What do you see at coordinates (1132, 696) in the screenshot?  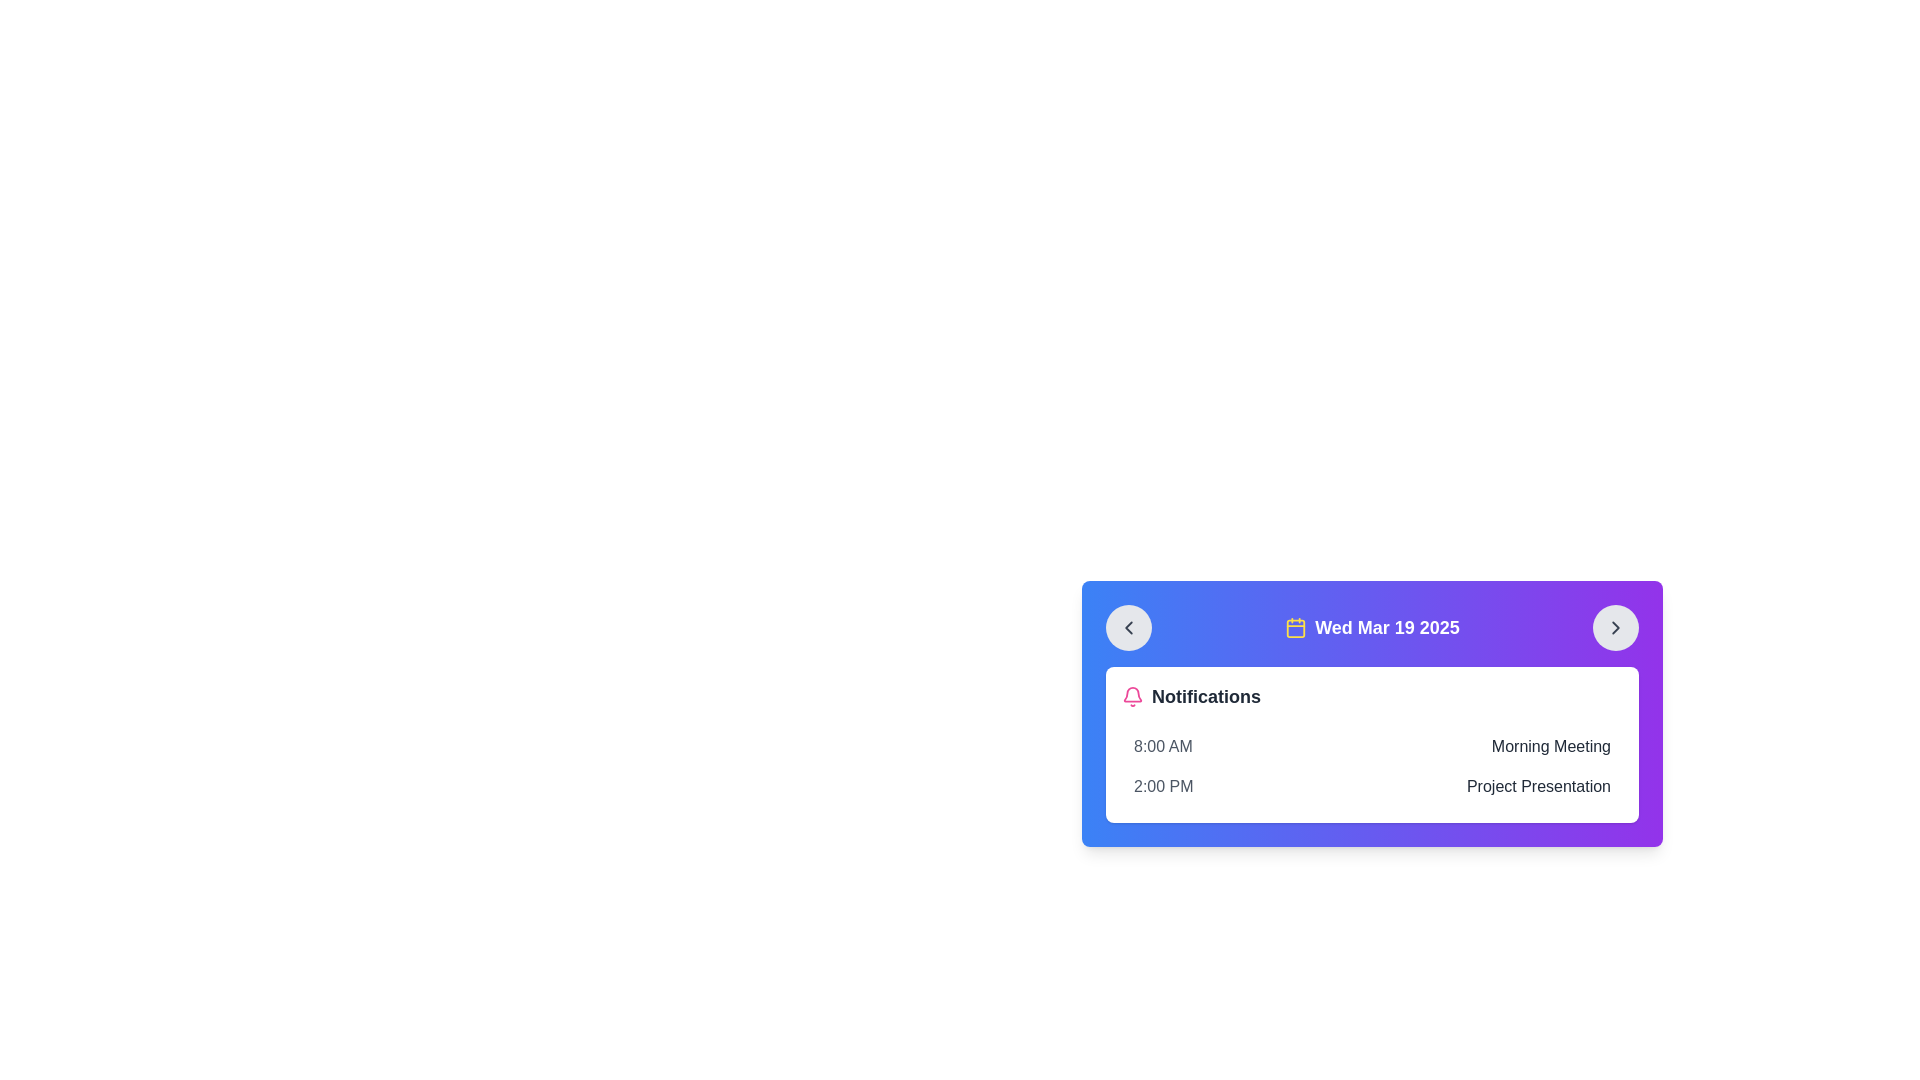 I see `the pink bell-shaped icon located to the left of the 'Notifications' text within the blue and purple gradient box in the lower right part of the interface` at bounding box center [1132, 696].